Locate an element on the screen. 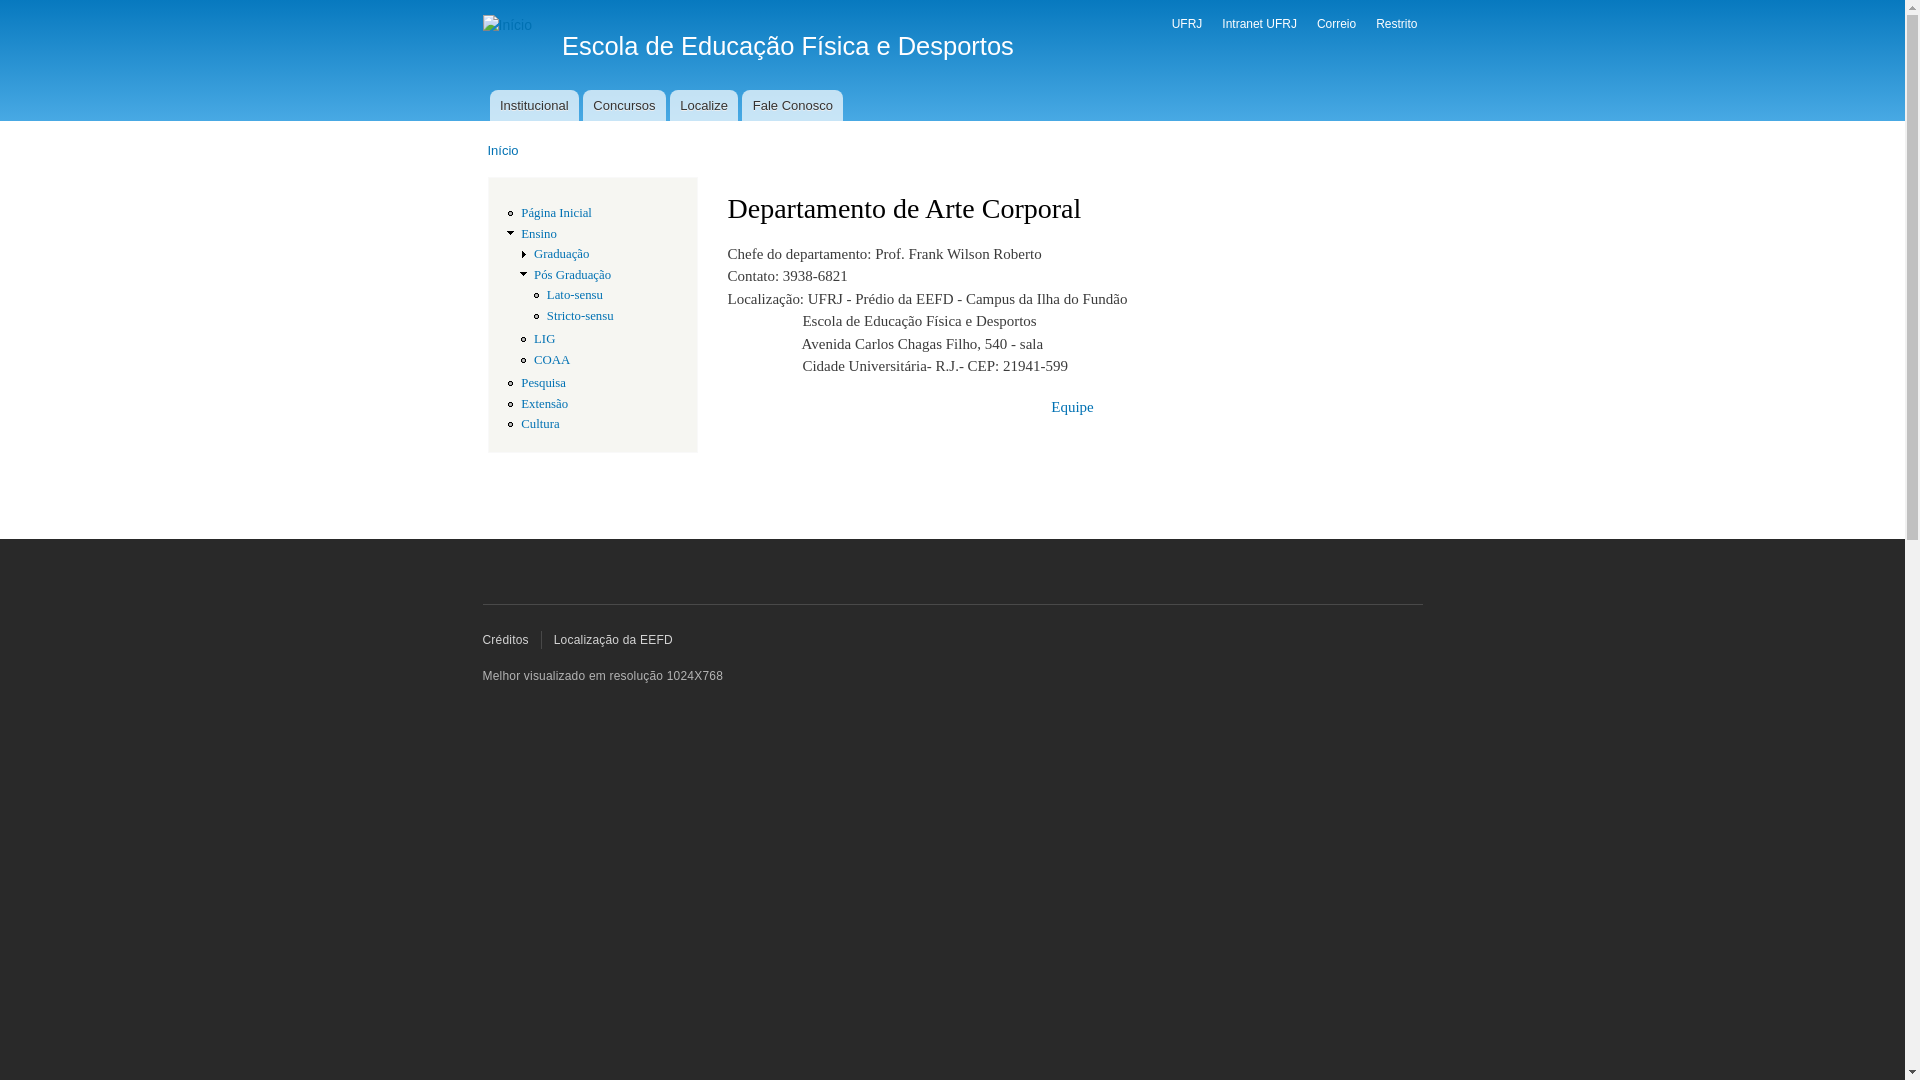  'Correio' is located at coordinates (1336, 23).